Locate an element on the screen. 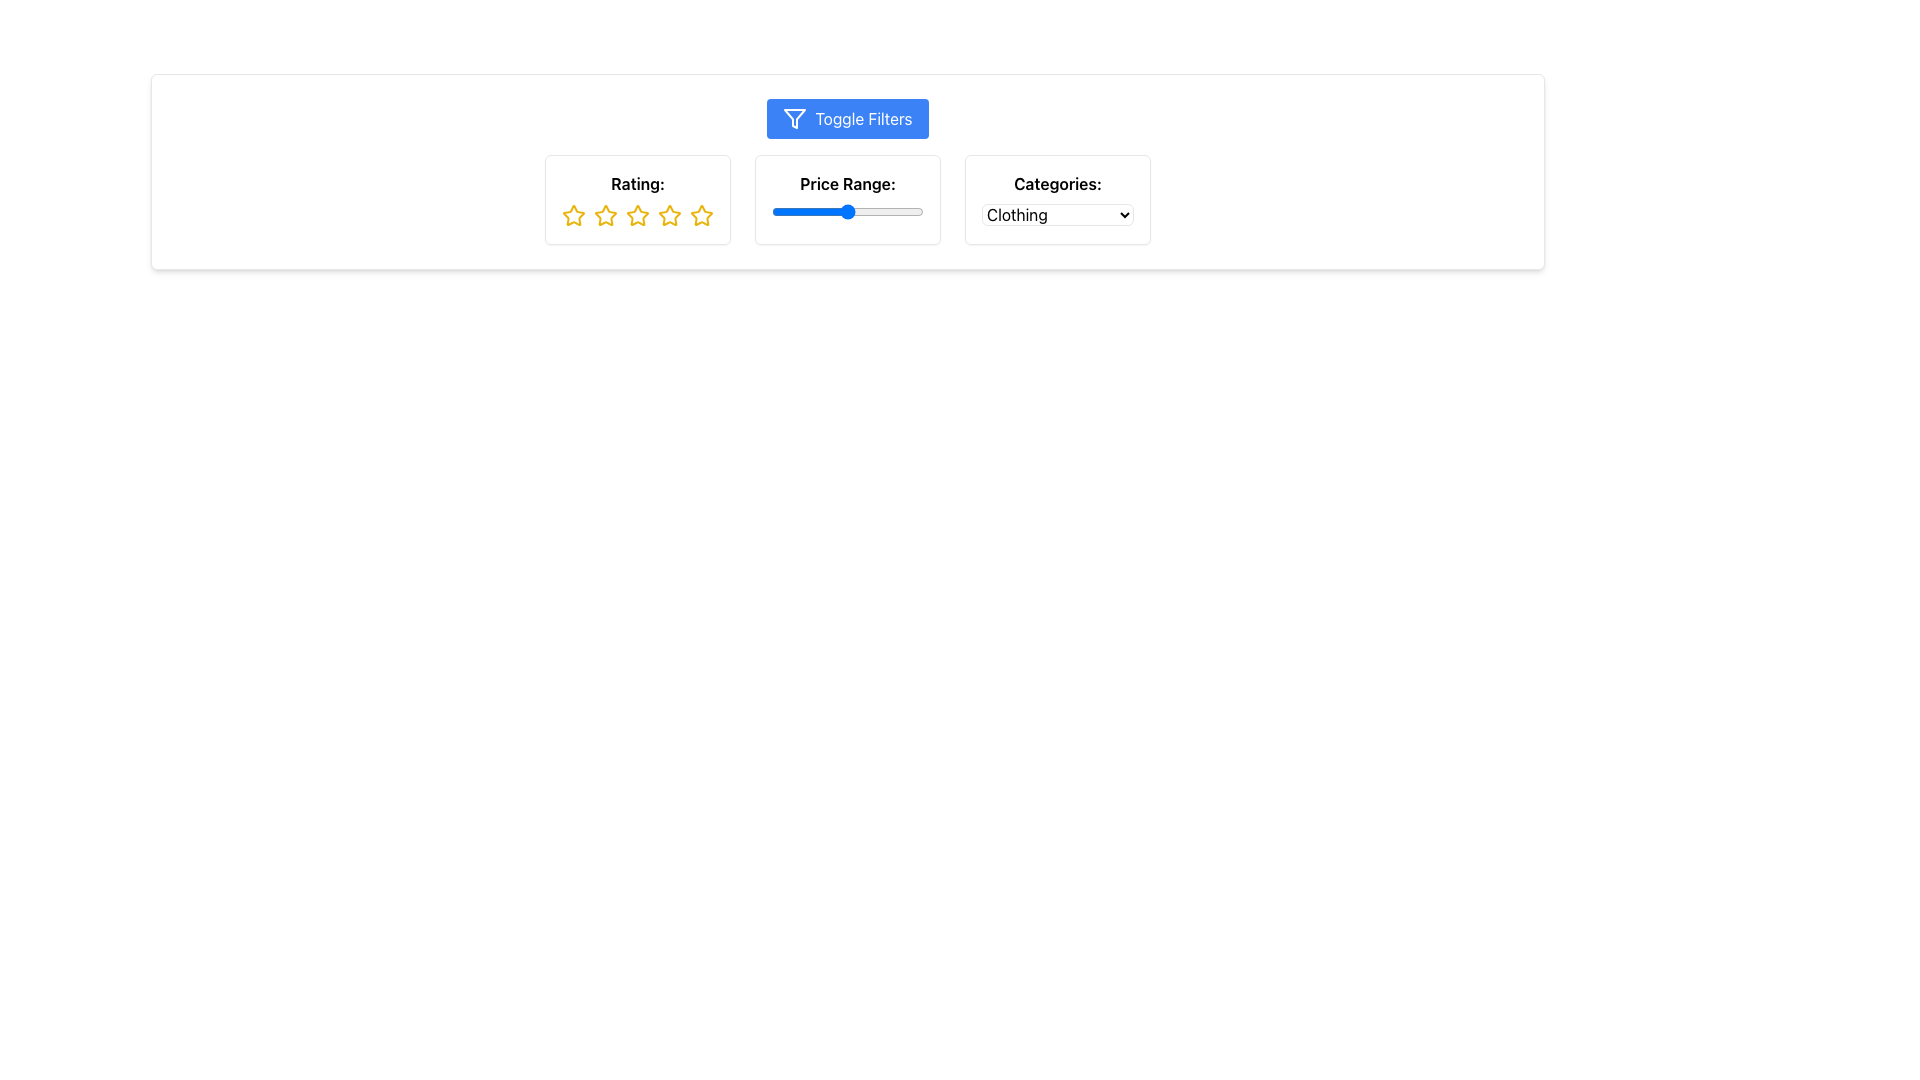  the price range slider is located at coordinates (847, 212).